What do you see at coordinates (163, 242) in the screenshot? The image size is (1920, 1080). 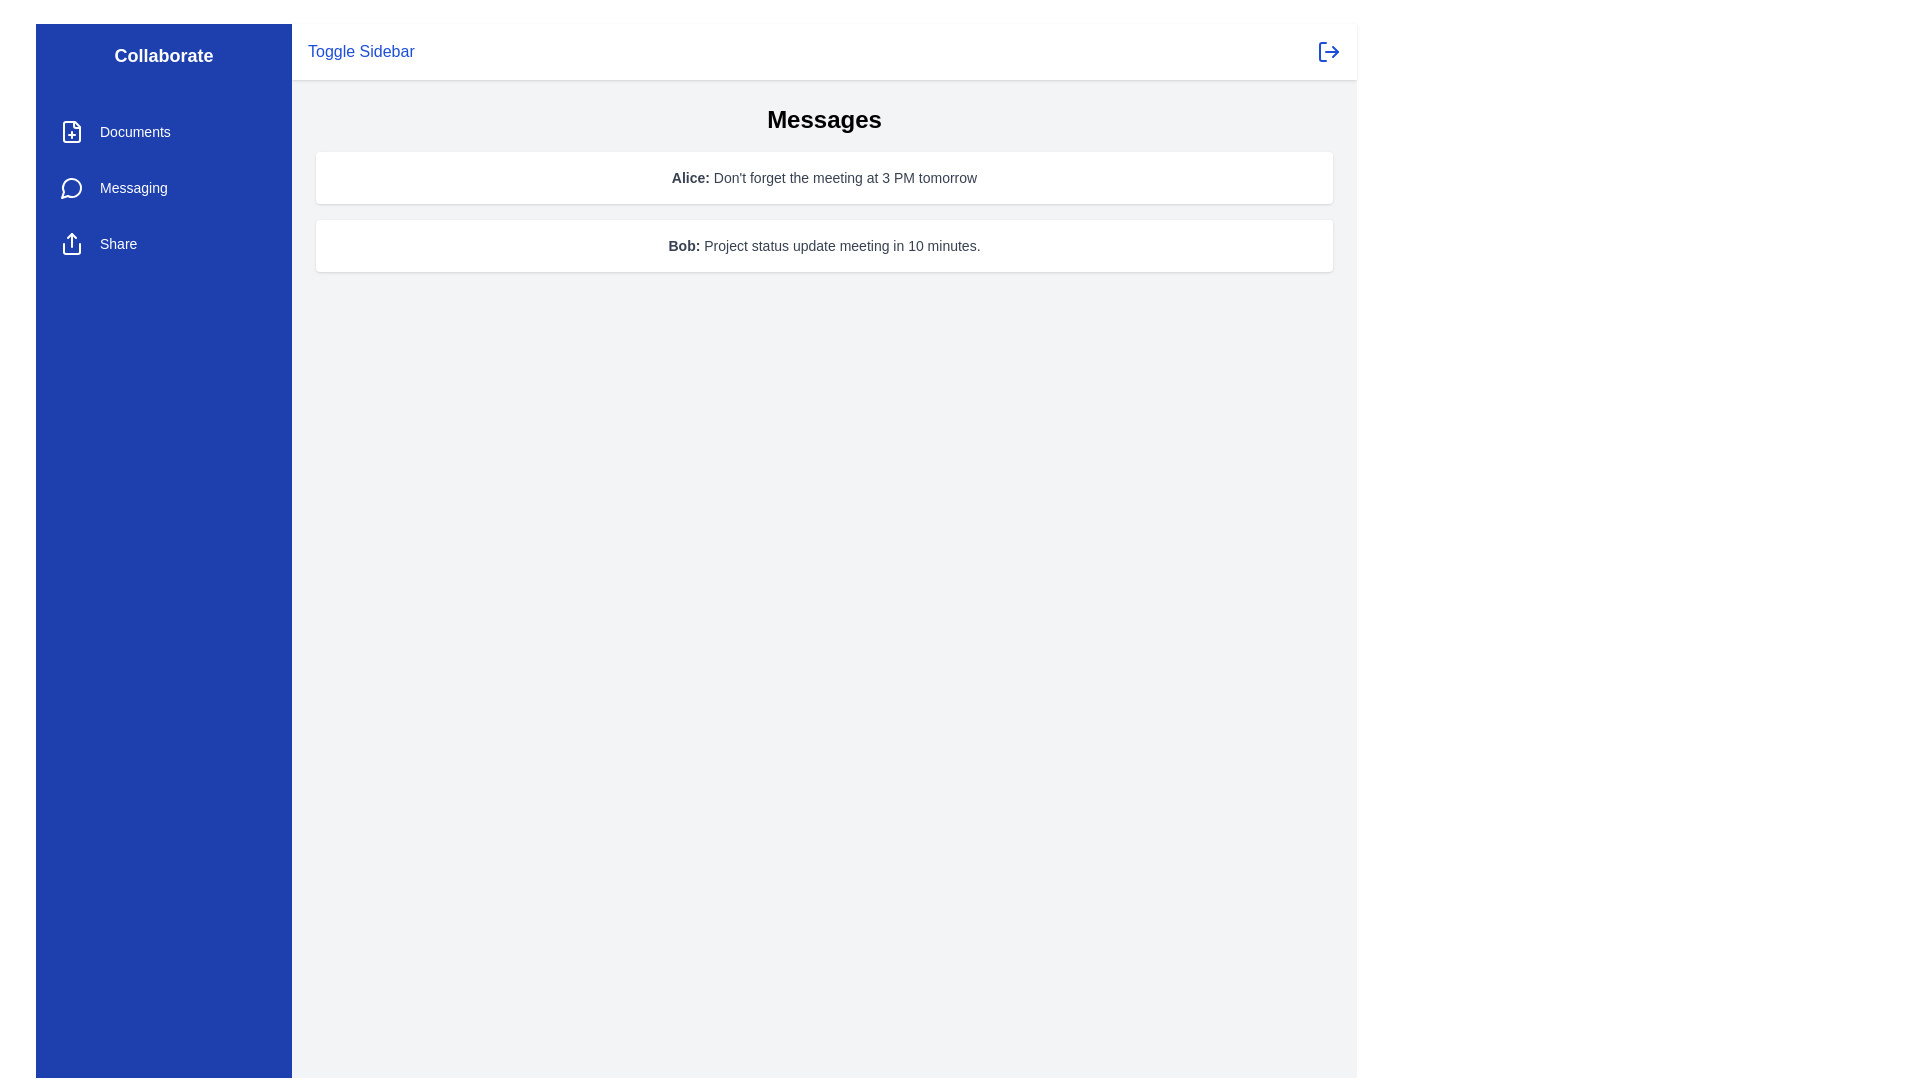 I see `the 'Share' button in the blue sidebar panel, which is the third row in the vertical list` at bounding box center [163, 242].